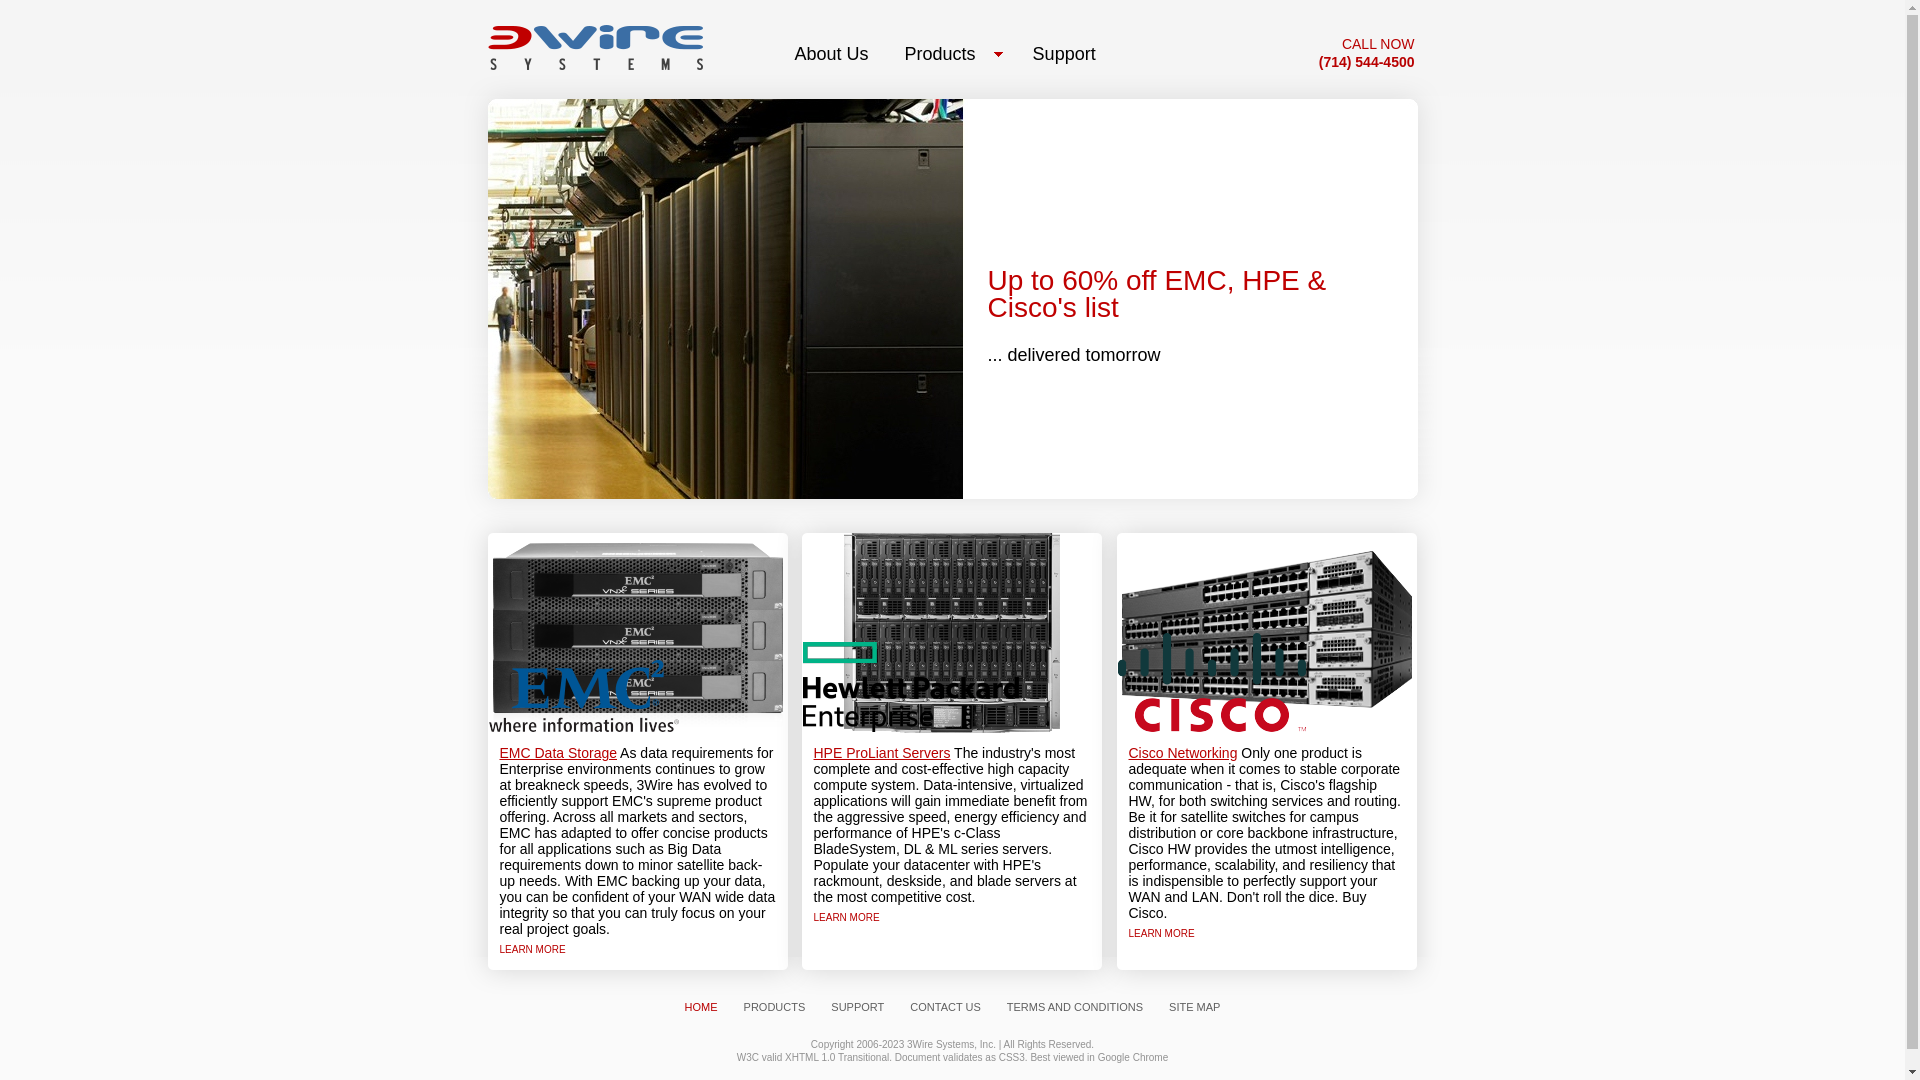  What do you see at coordinates (1063, 53) in the screenshot?
I see `' Support '` at bounding box center [1063, 53].